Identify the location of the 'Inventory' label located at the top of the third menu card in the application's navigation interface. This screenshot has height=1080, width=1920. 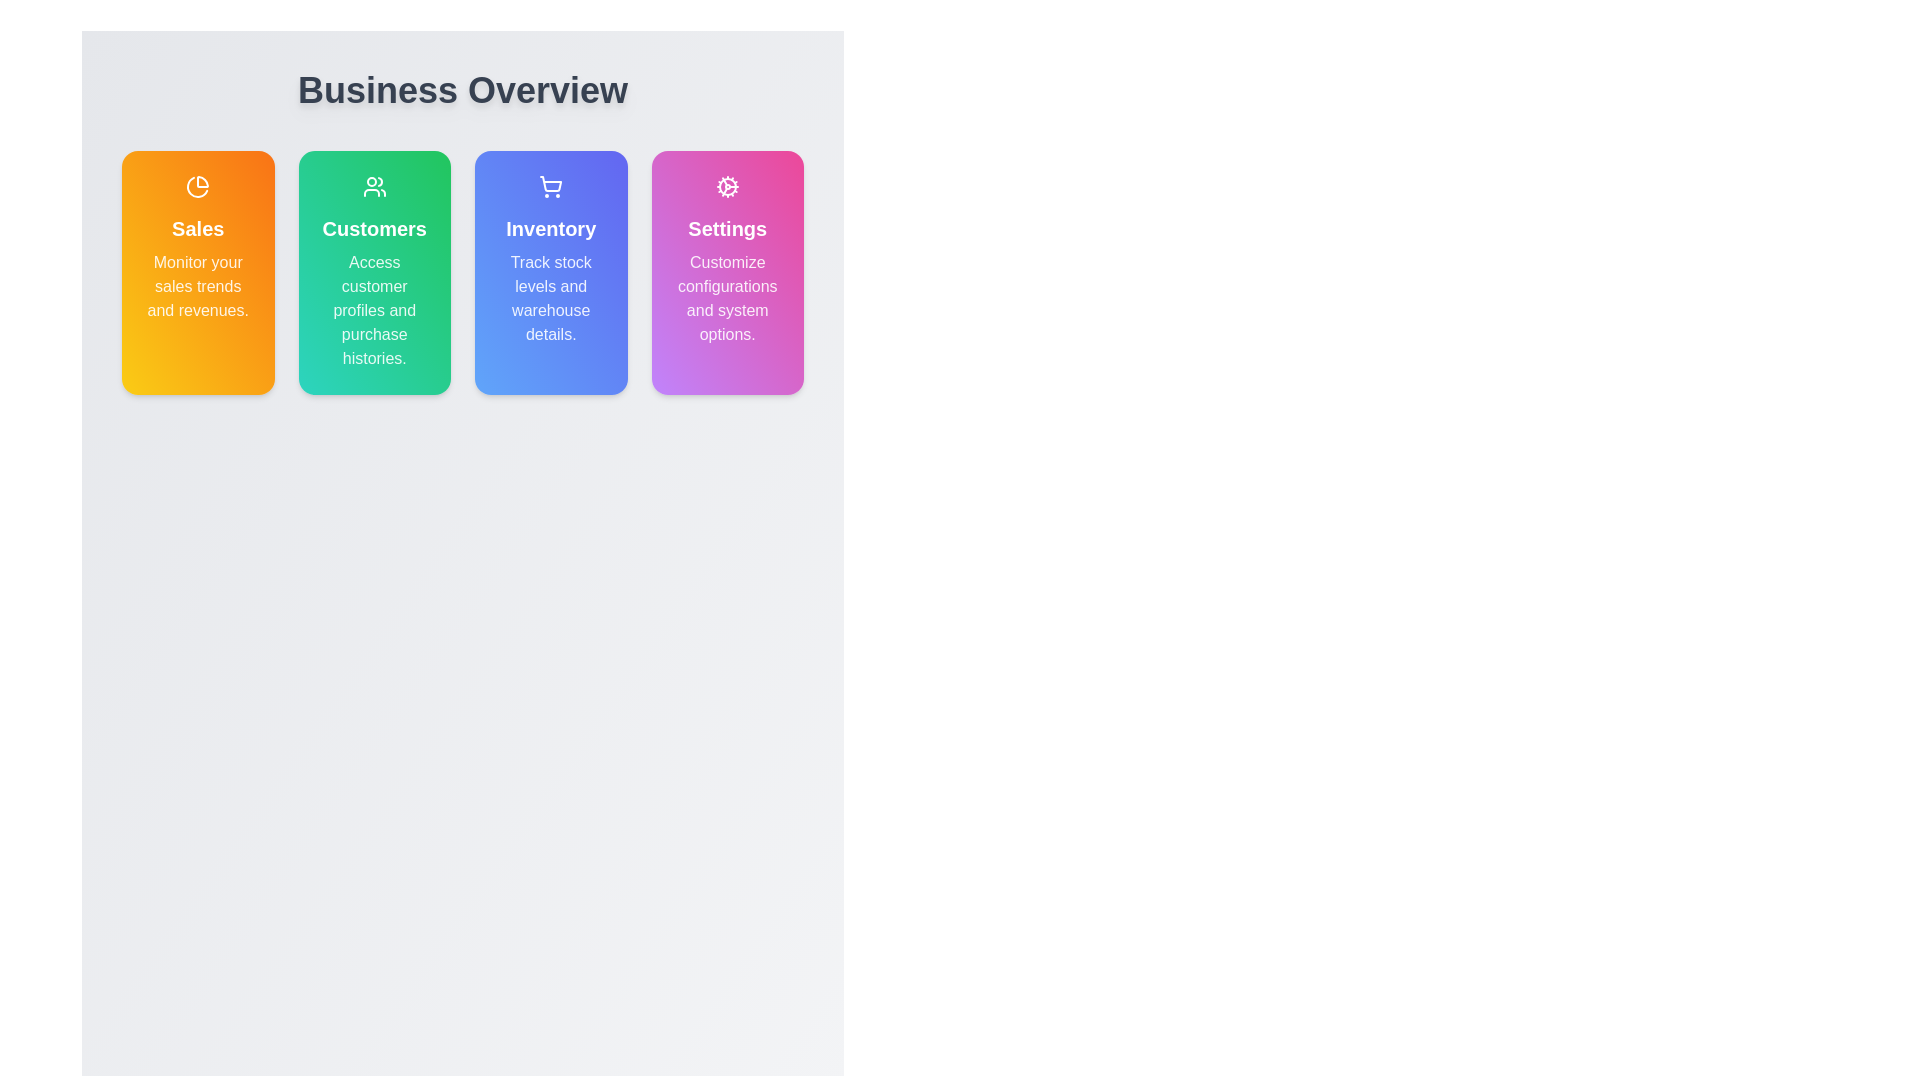
(551, 227).